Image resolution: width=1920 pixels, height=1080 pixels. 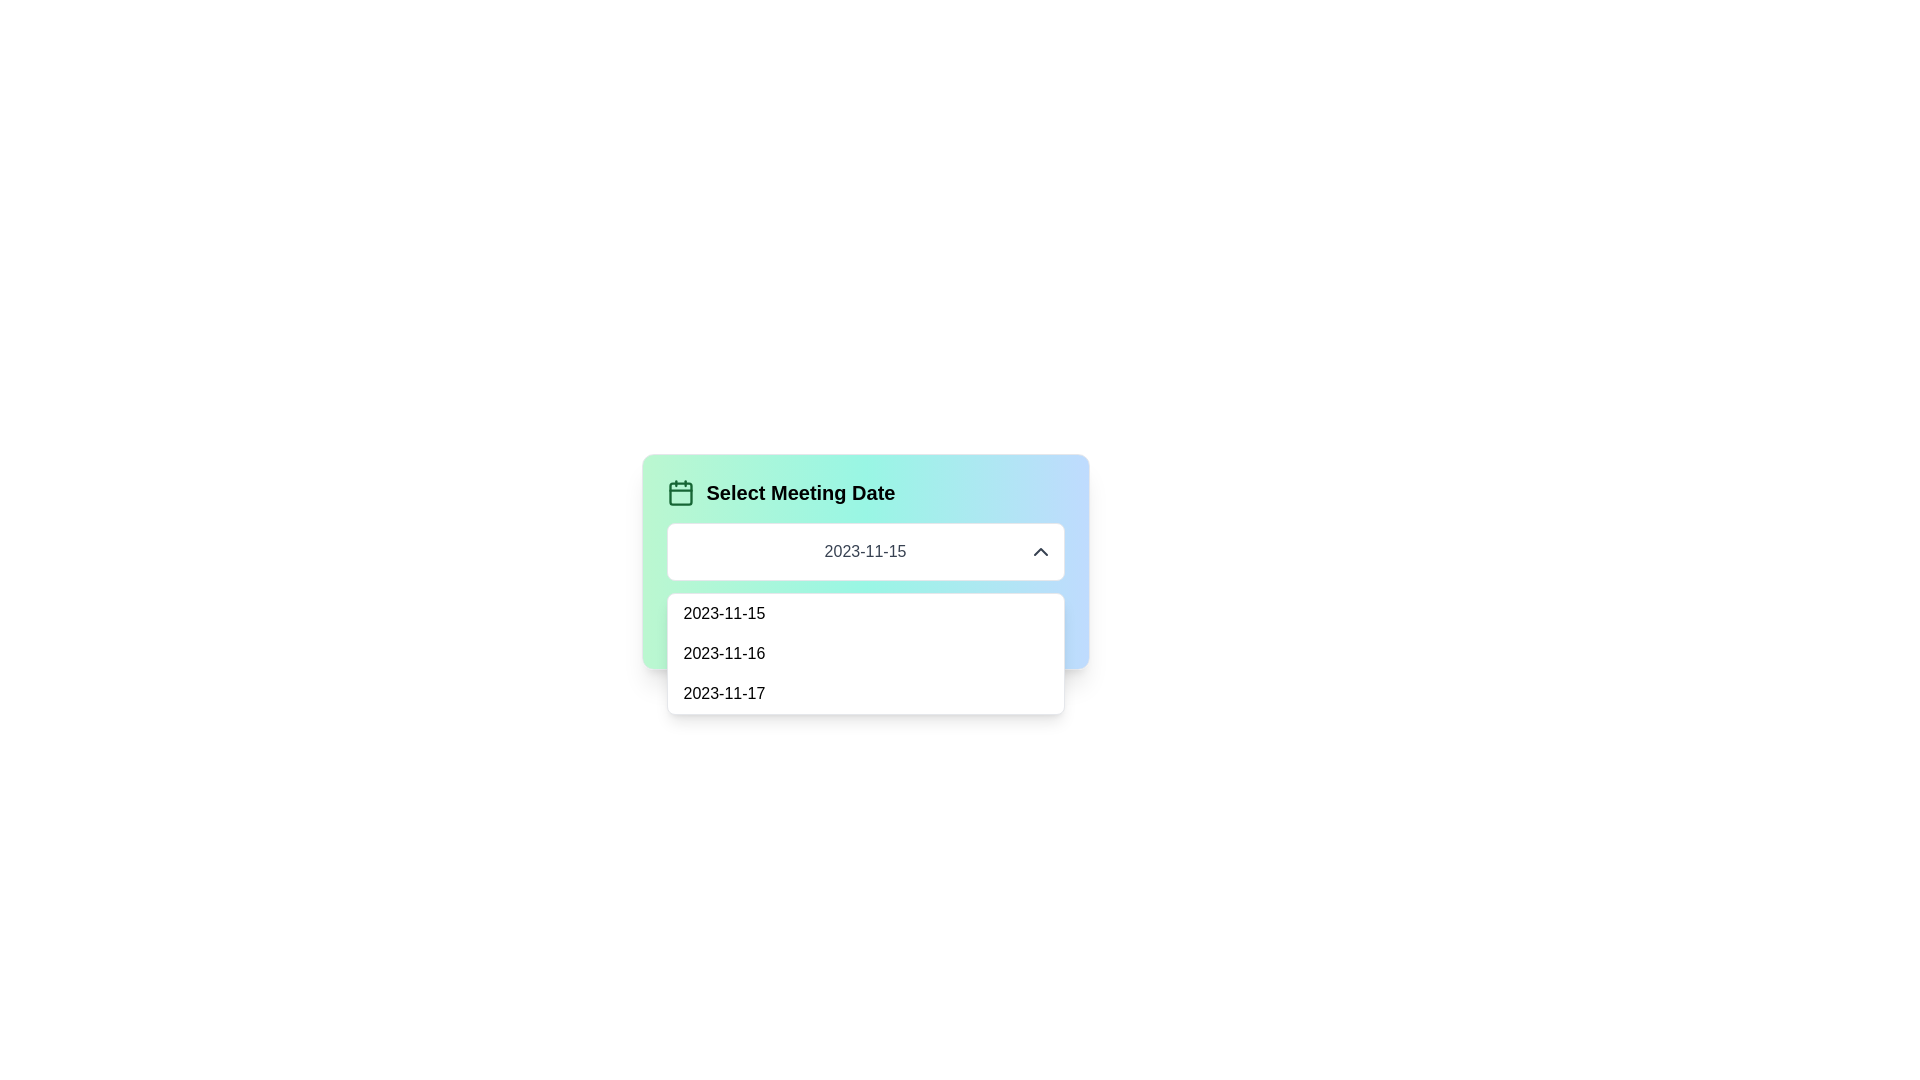 What do you see at coordinates (680, 494) in the screenshot?
I see `the green rectangular icon with rounded corners in the central area of the calendar icon` at bounding box center [680, 494].